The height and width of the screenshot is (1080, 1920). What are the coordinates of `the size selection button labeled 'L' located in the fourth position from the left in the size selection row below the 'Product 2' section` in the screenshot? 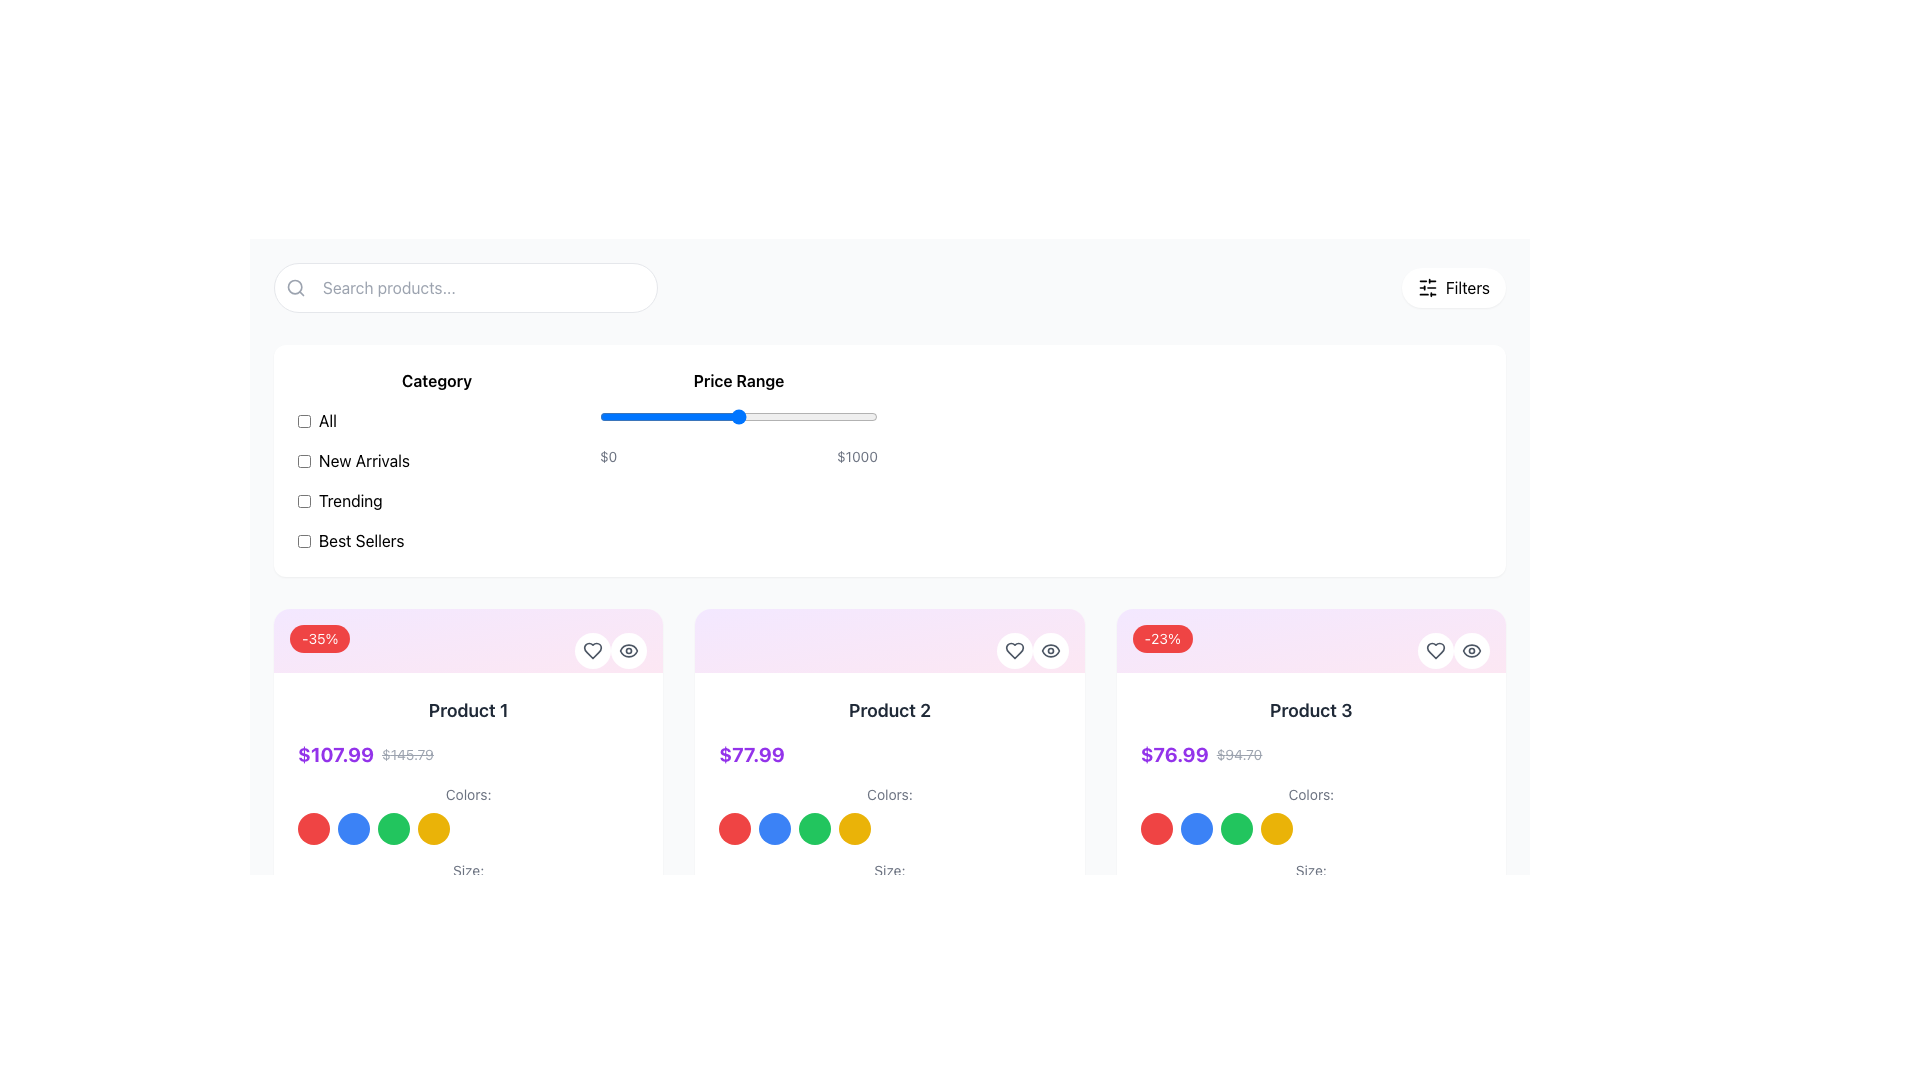 It's located at (881, 906).